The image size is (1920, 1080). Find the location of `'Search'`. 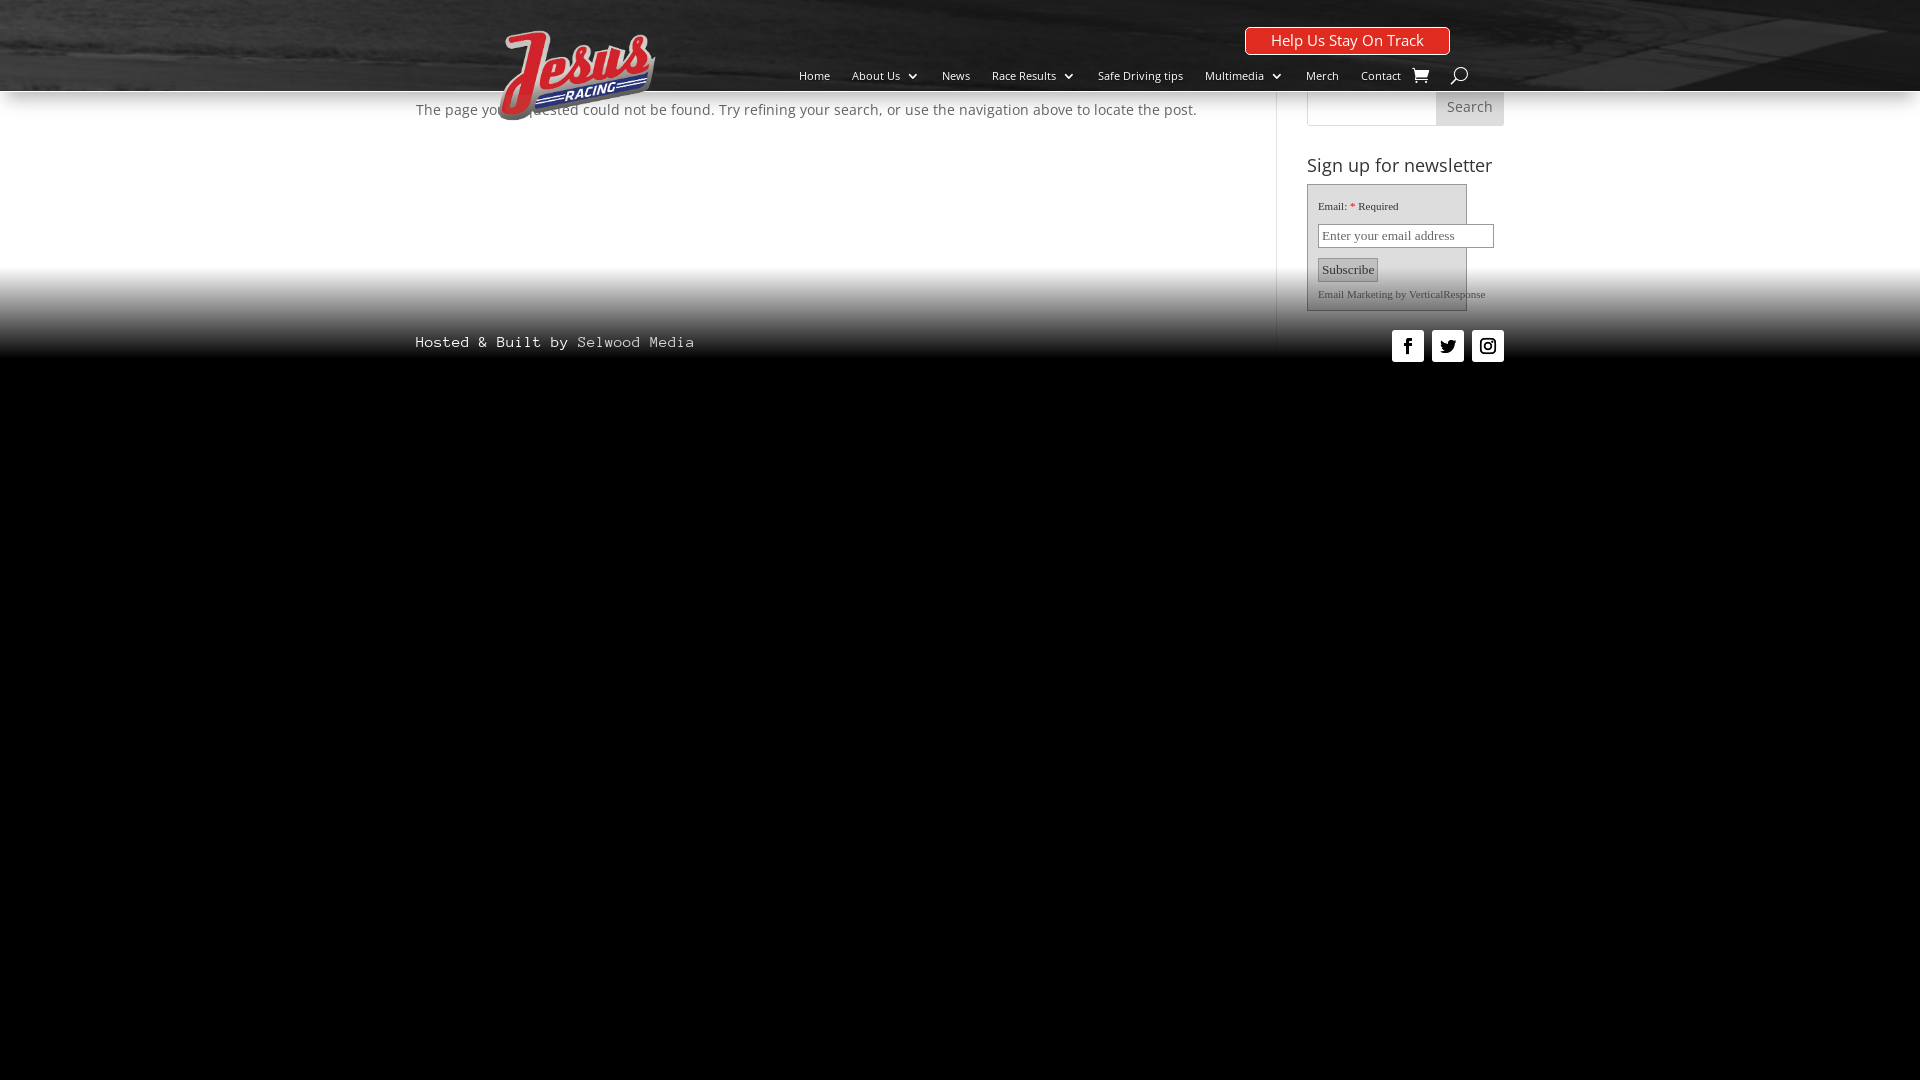

'Search' is located at coordinates (1469, 105).